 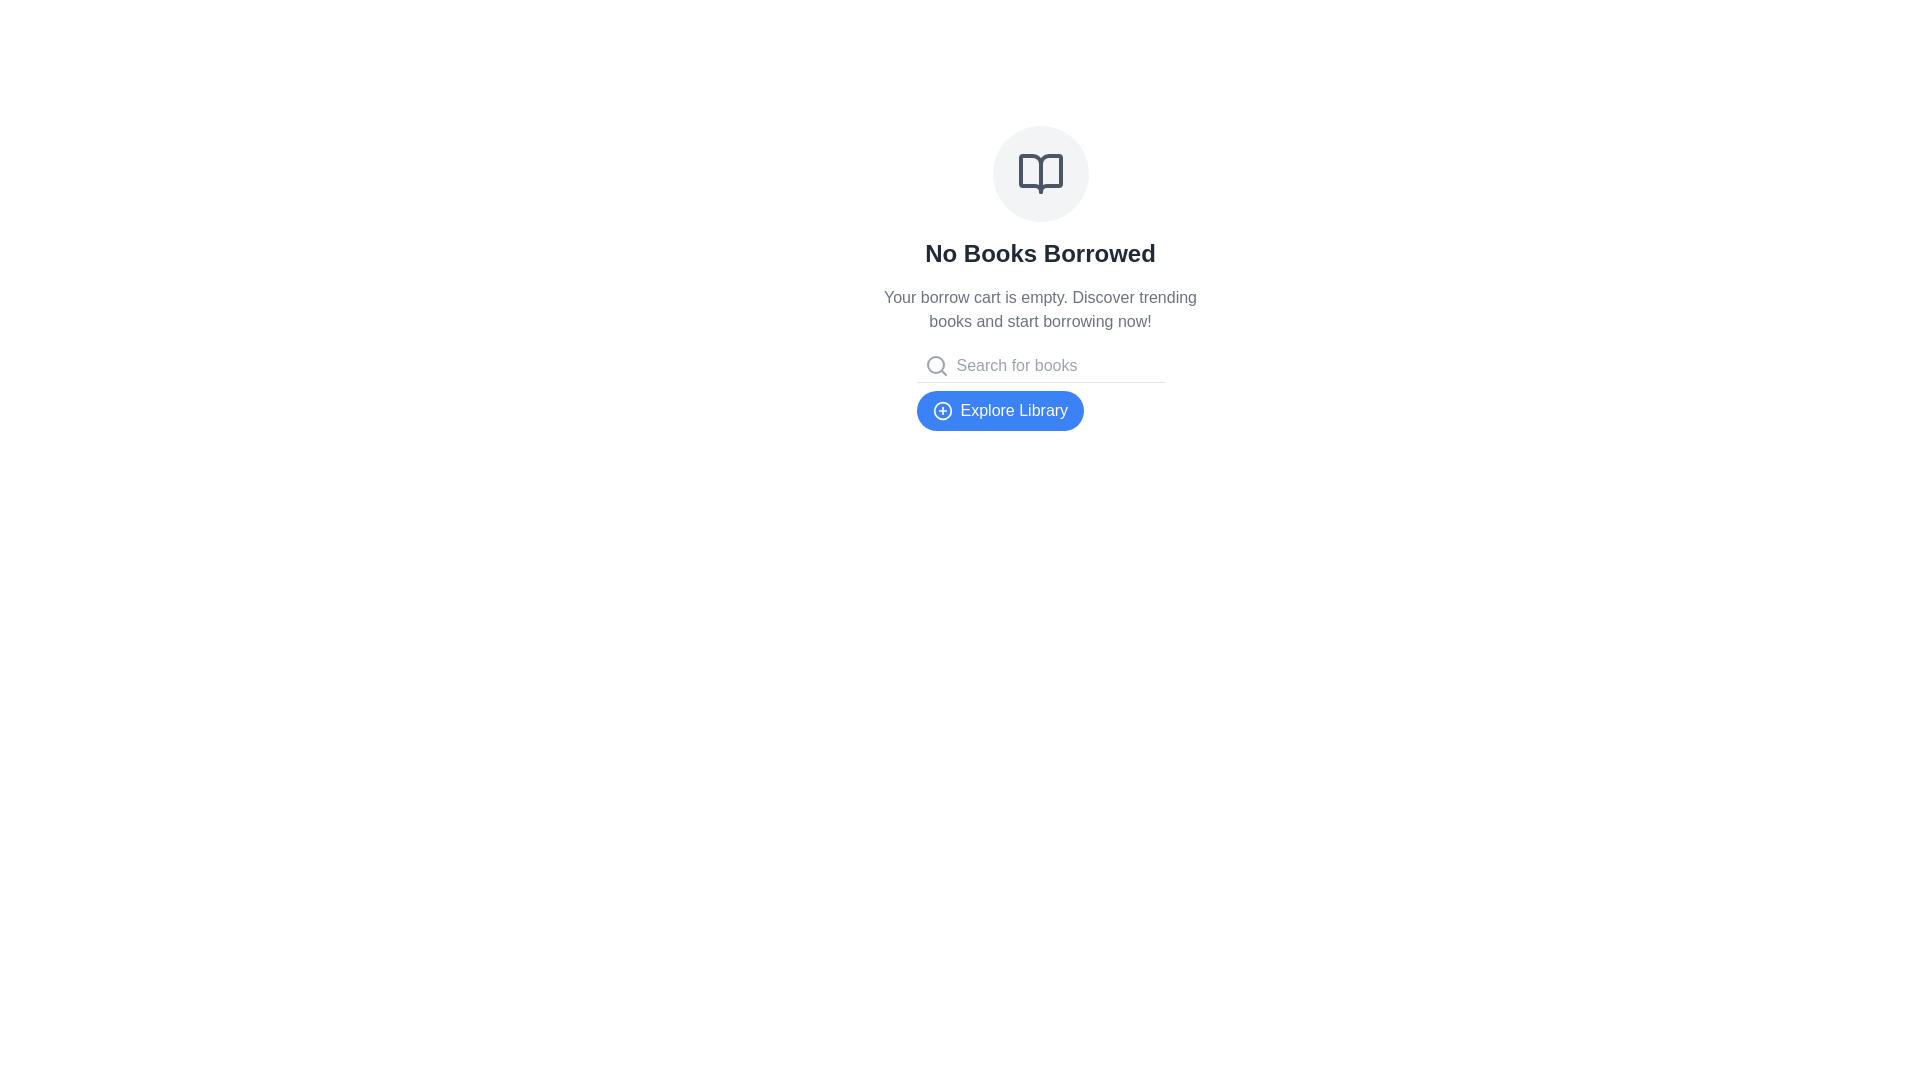 I want to click on the icon positioned at the center-left of the 'Explore Library' button, so click(x=941, y=410).